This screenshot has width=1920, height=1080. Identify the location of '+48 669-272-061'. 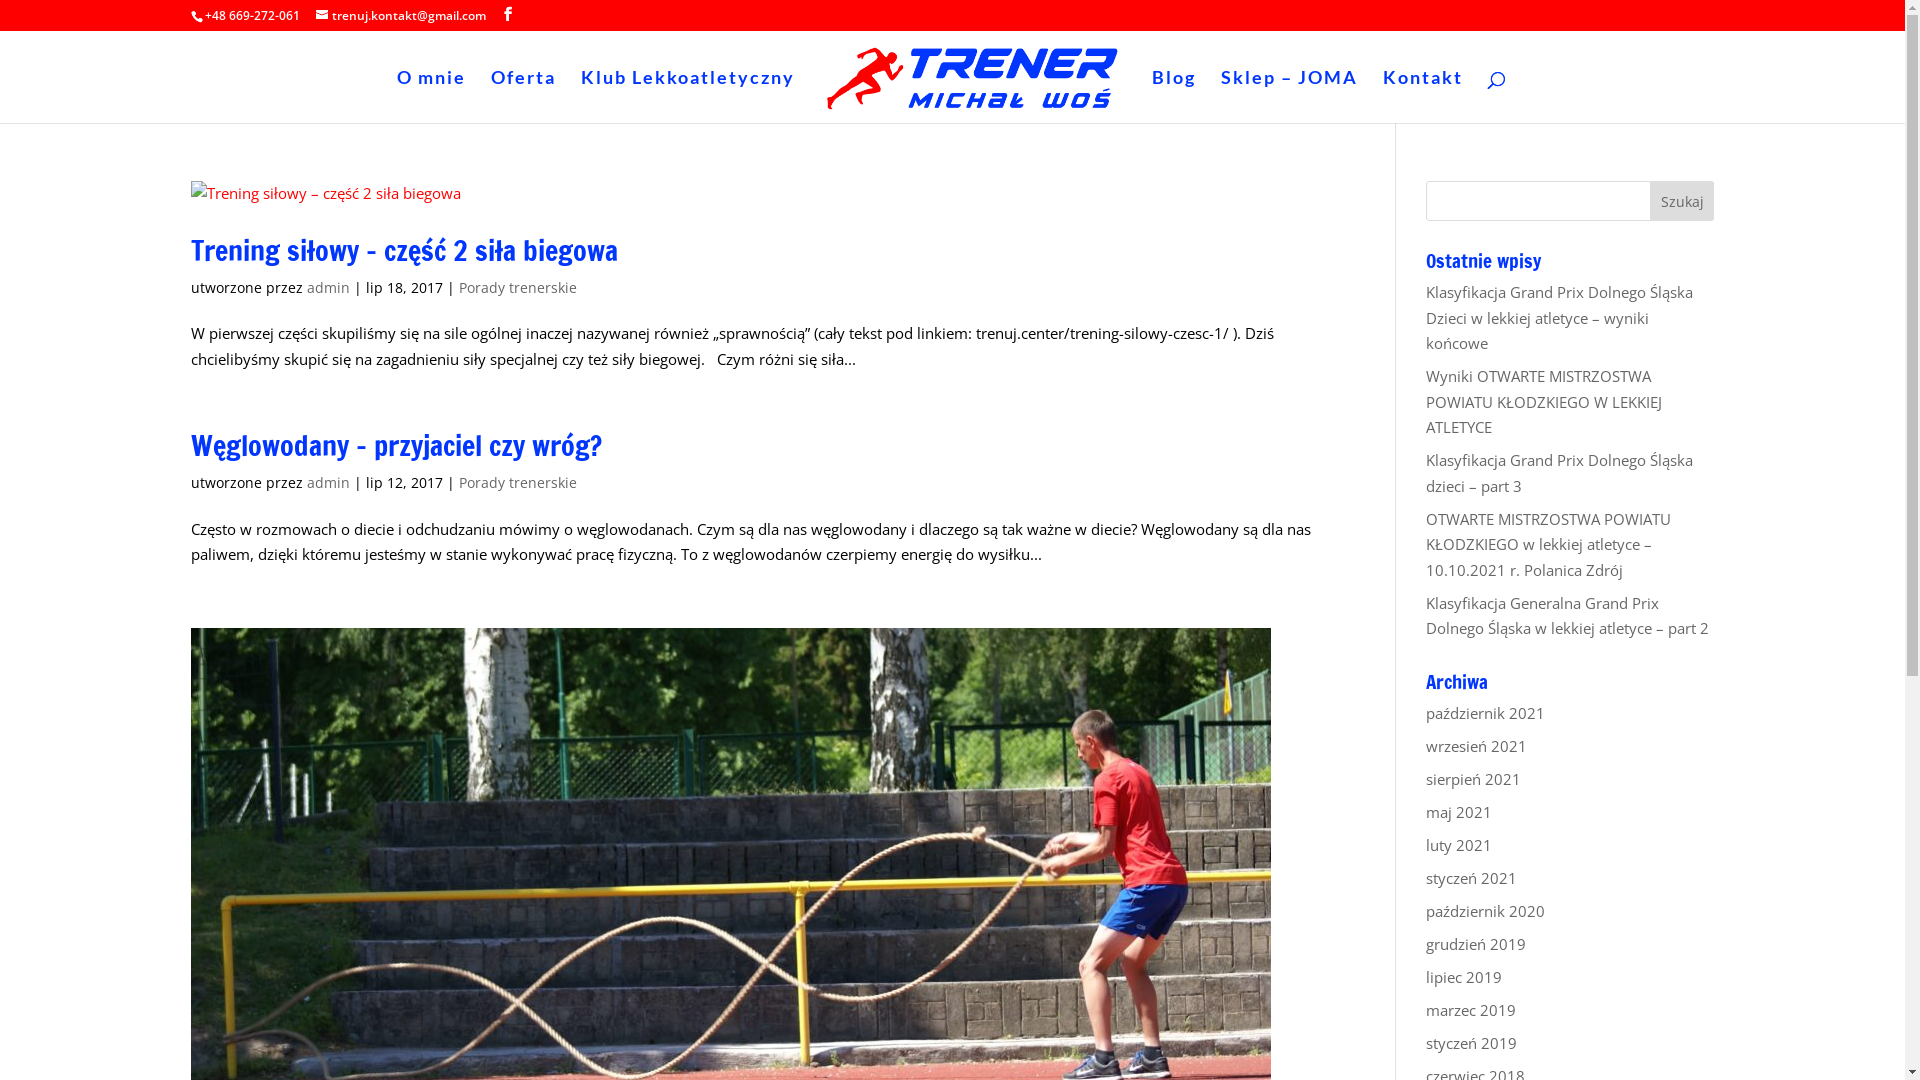
(203, 15).